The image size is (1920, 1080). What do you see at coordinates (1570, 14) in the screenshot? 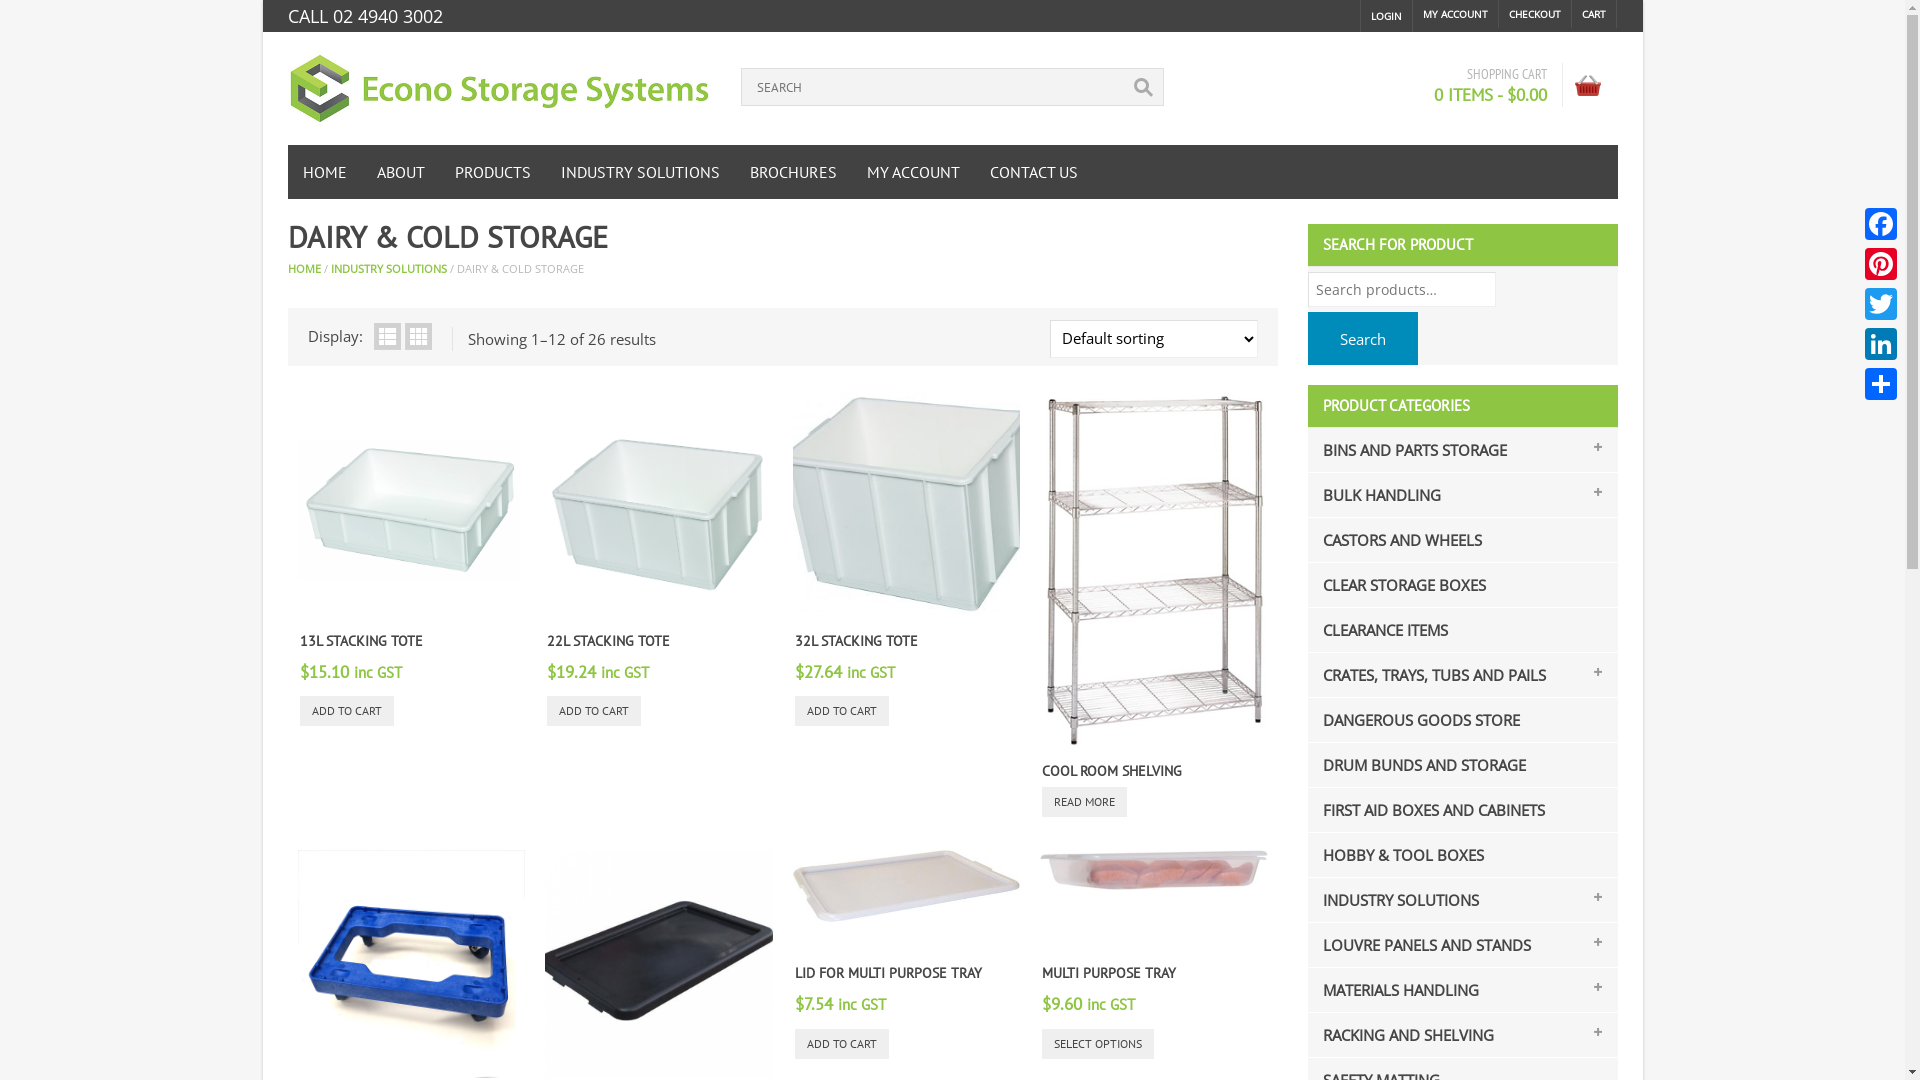
I see `'CART'` at bounding box center [1570, 14].